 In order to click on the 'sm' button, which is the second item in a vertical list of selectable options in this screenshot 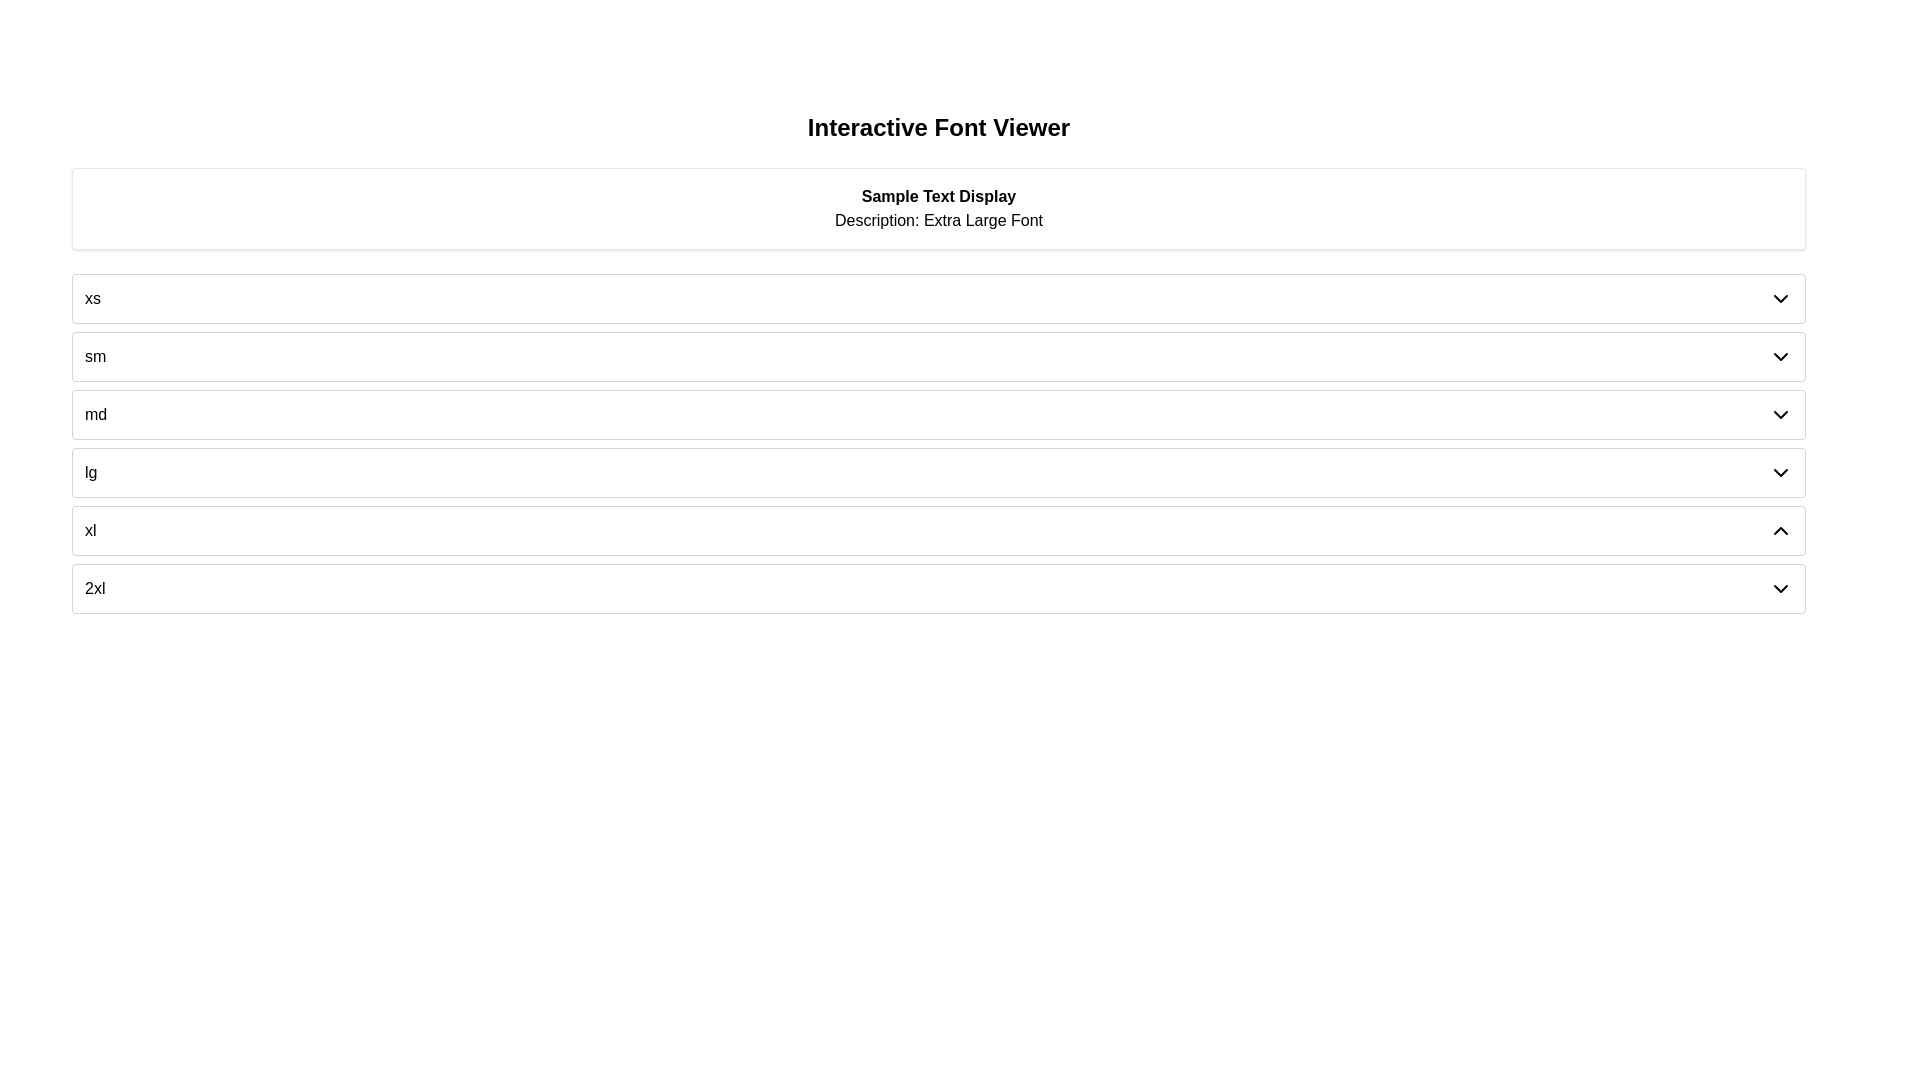, I will do `click(938, 356)`.